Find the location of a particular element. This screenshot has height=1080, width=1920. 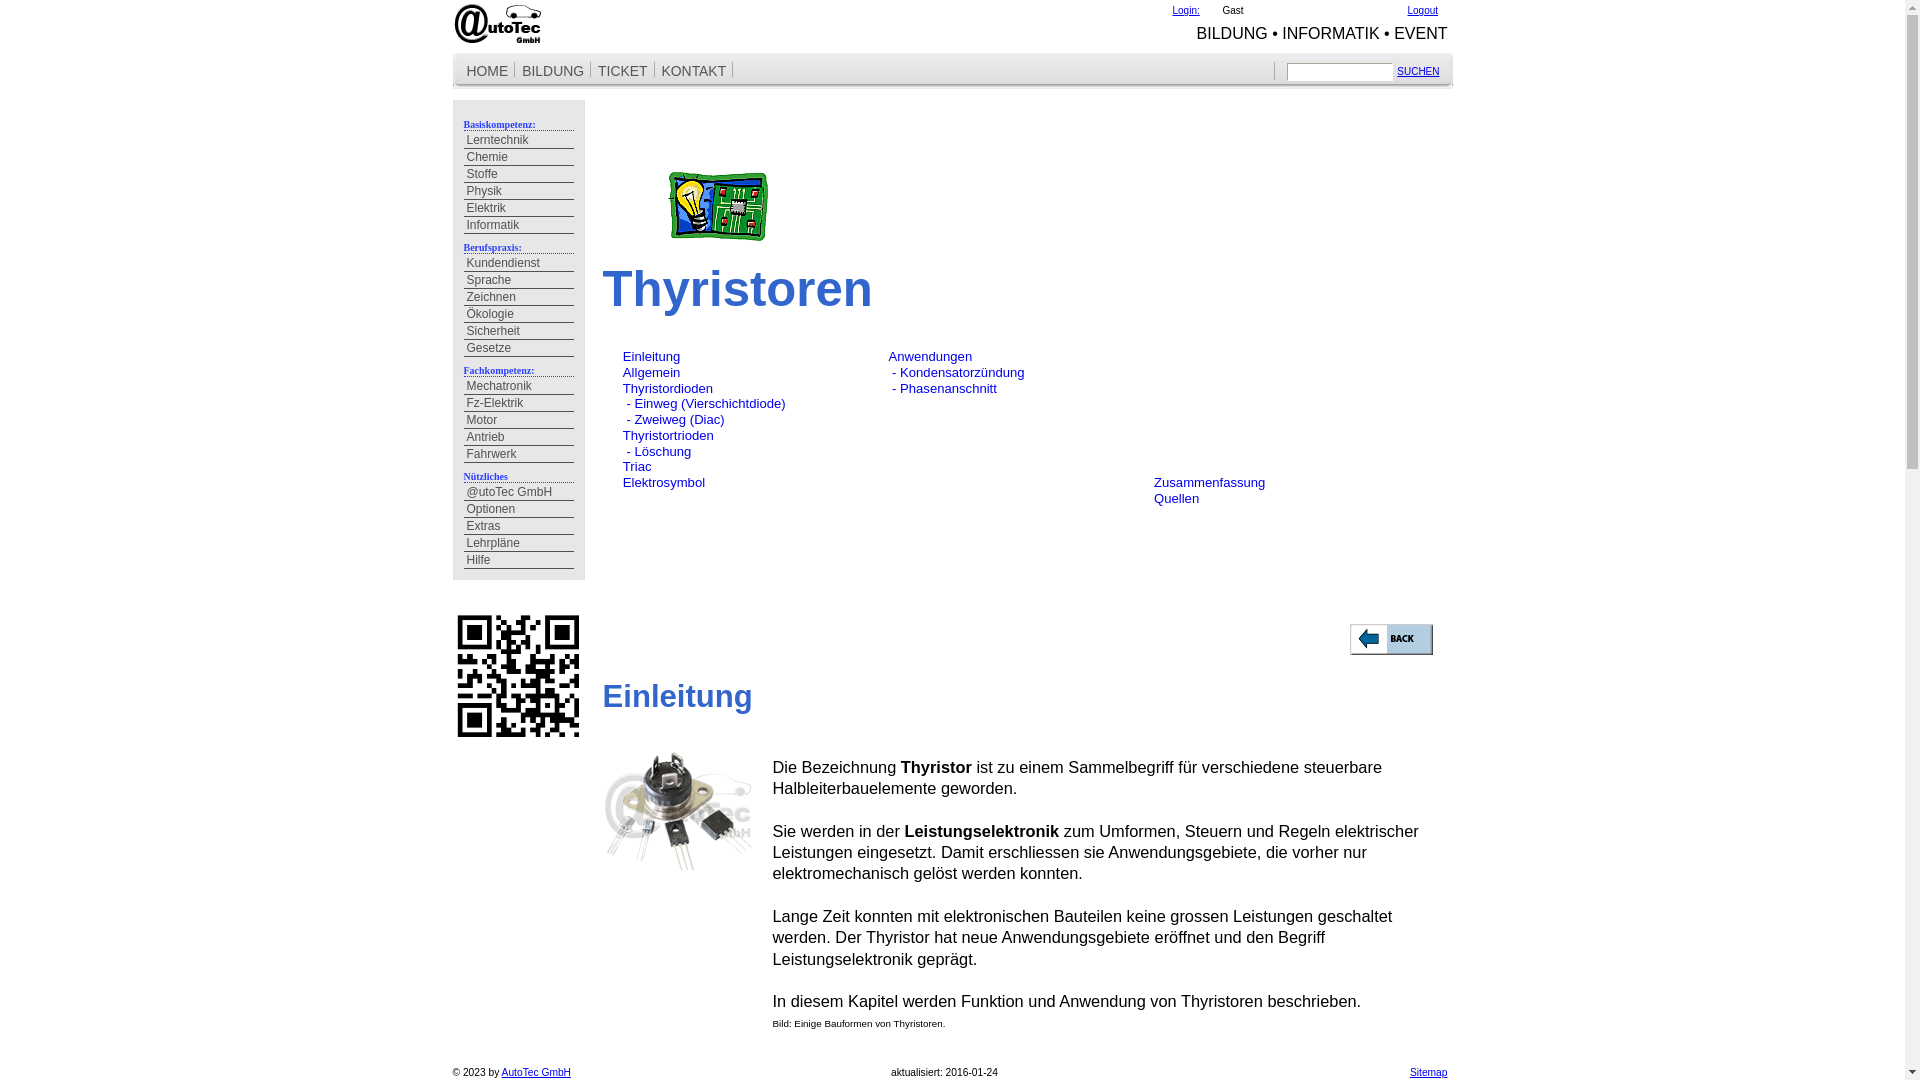

'Thyristortrioden' is located at coordinates (622, 434).